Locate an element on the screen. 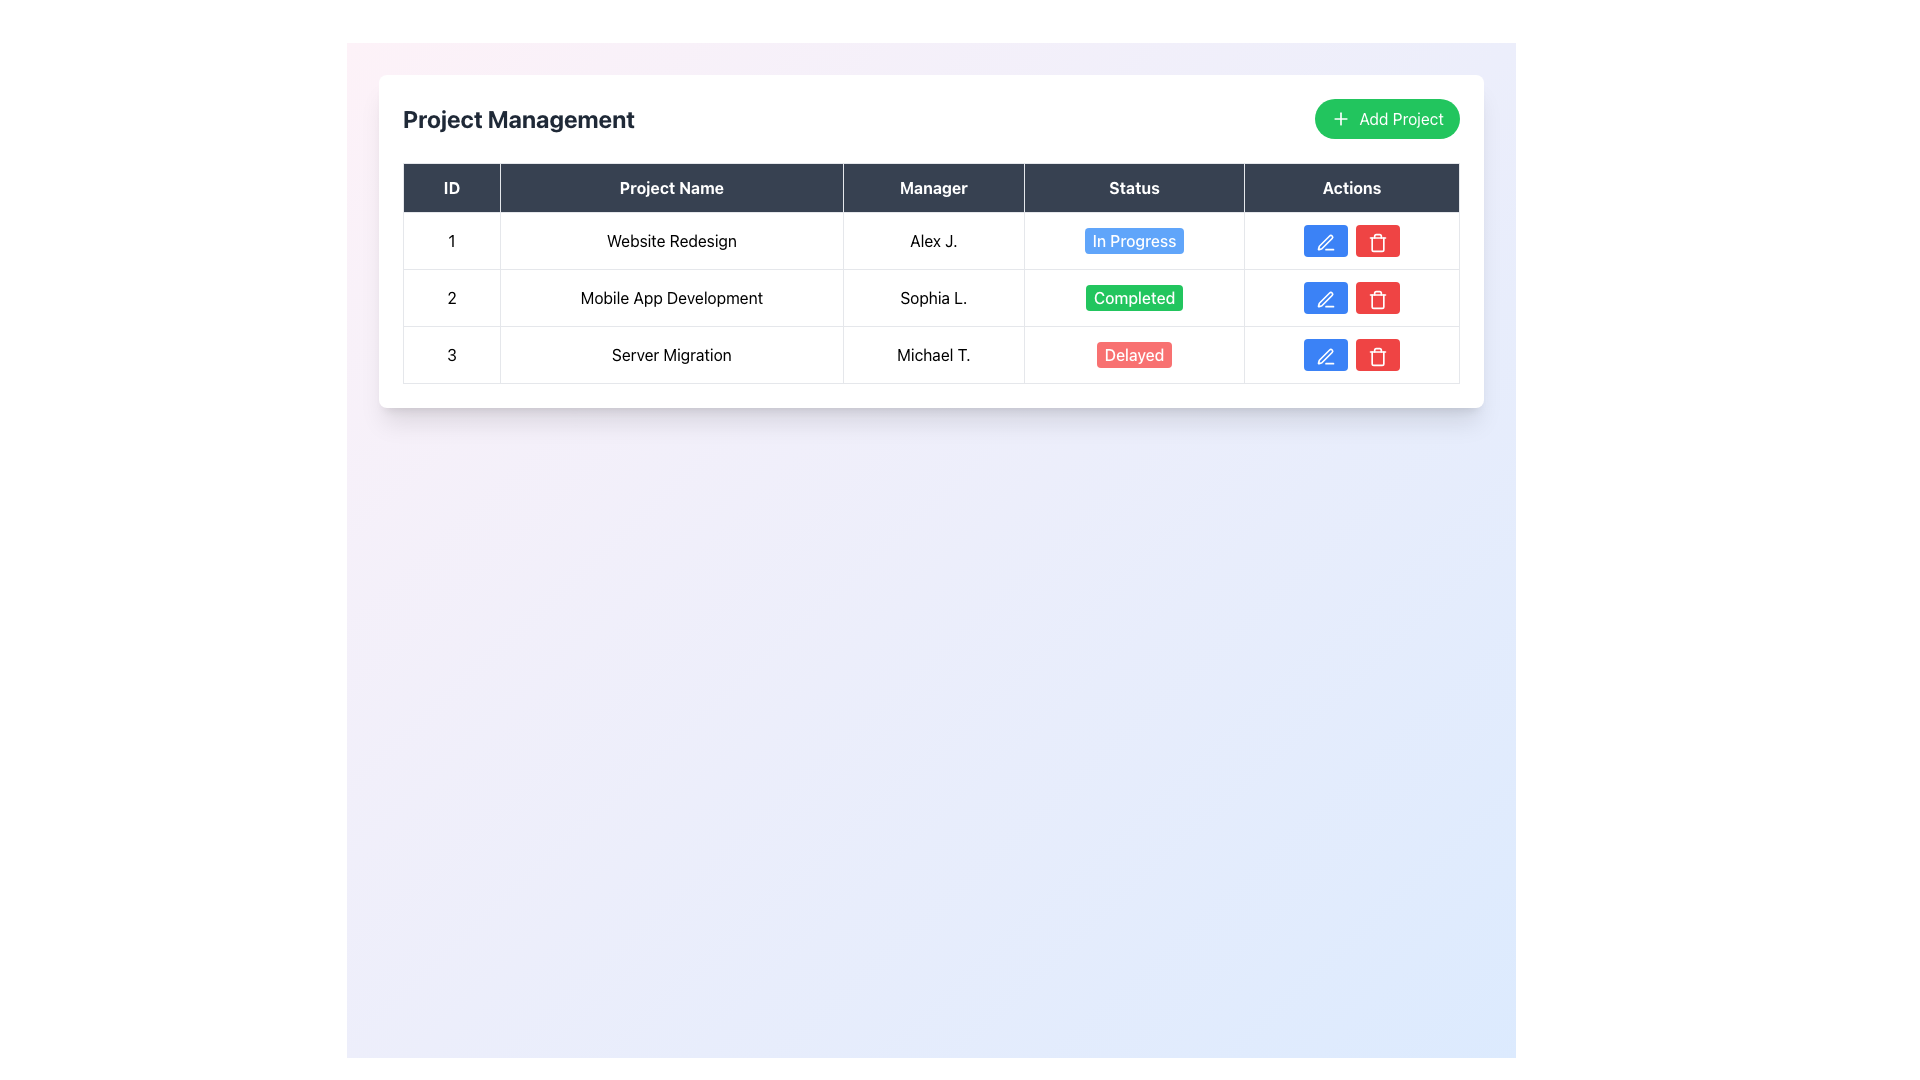  the static text element displaying 'Server Migration' in the Project Management table, located in the second column of the third row is located at coordinates (671, 353).